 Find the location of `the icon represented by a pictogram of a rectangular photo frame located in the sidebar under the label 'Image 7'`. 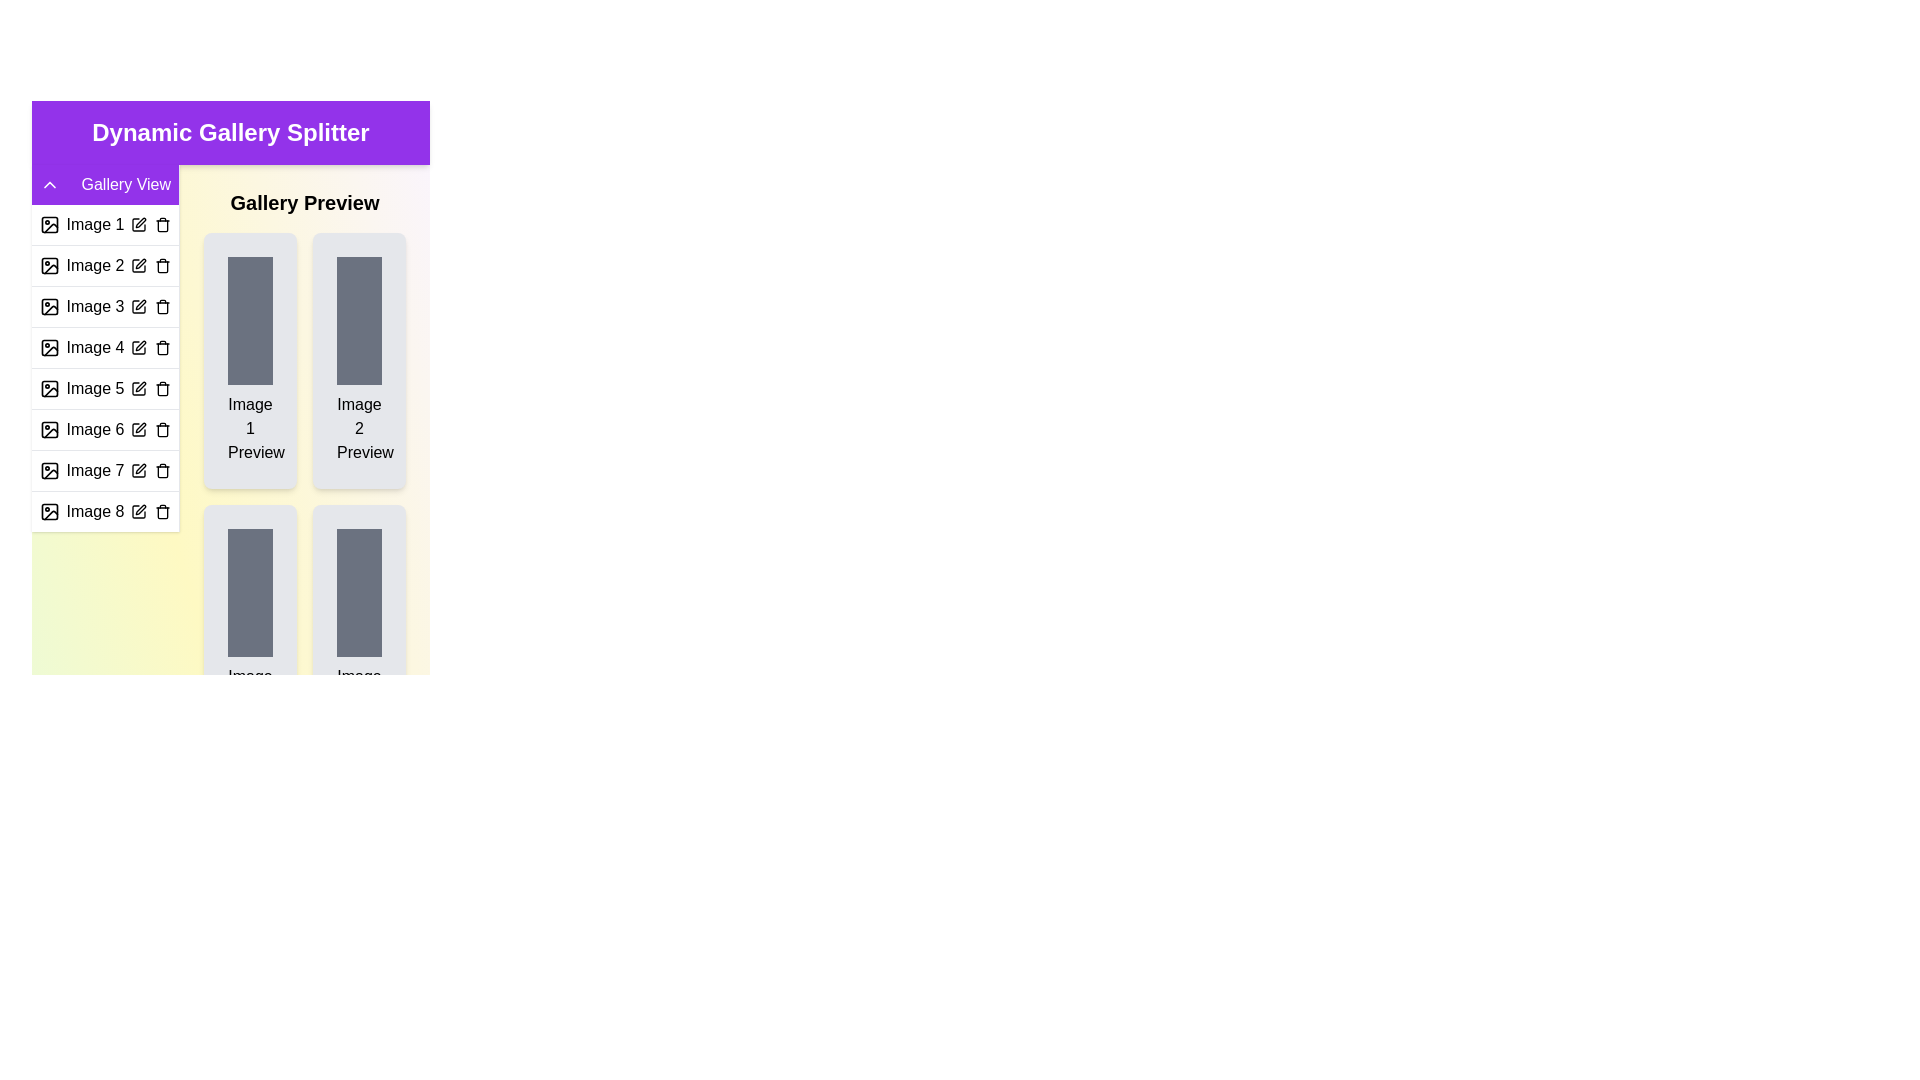

the icon represented by a pictogram of a rectangular photo frame located in the sidebar under the label 'Image 7' is located at coordinates (49, 470).